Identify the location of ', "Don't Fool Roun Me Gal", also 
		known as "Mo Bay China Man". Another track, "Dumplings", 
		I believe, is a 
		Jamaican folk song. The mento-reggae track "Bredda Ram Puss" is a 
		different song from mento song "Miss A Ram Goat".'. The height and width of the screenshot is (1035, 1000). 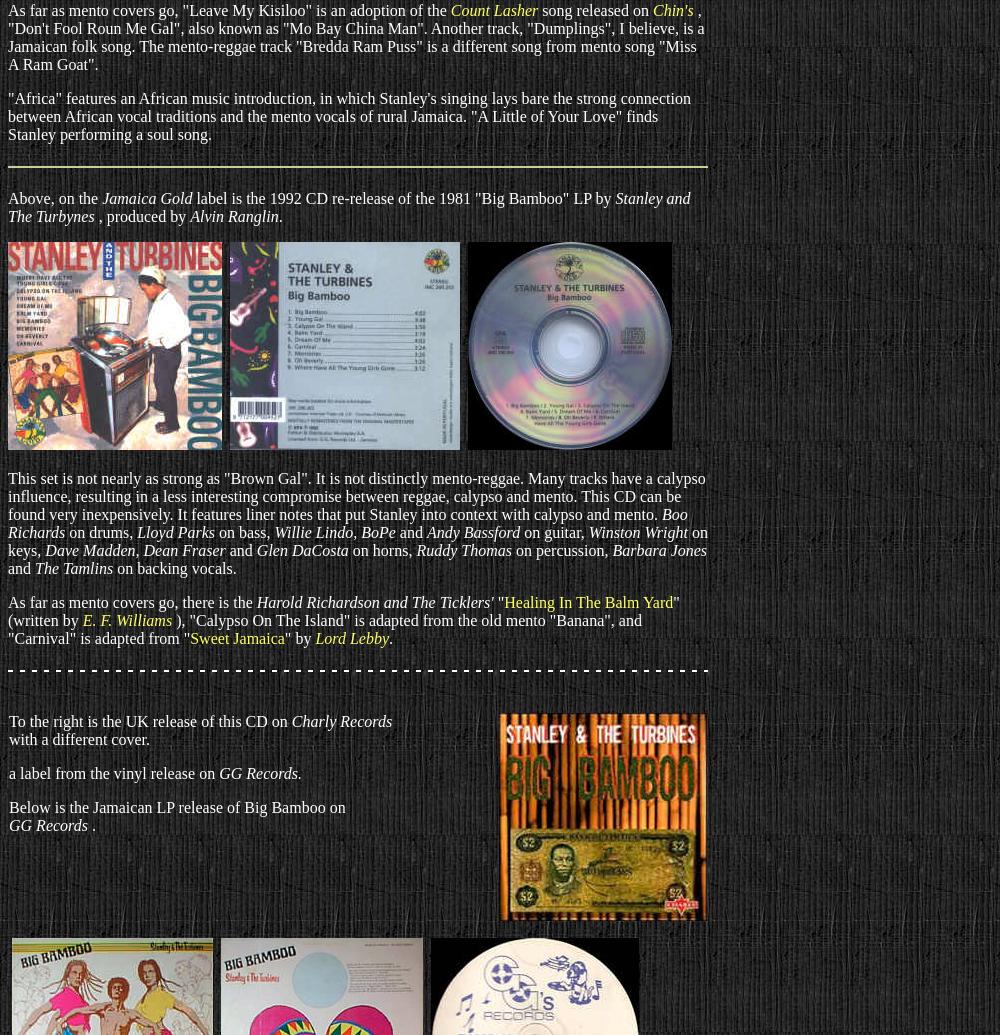
(355, 37).